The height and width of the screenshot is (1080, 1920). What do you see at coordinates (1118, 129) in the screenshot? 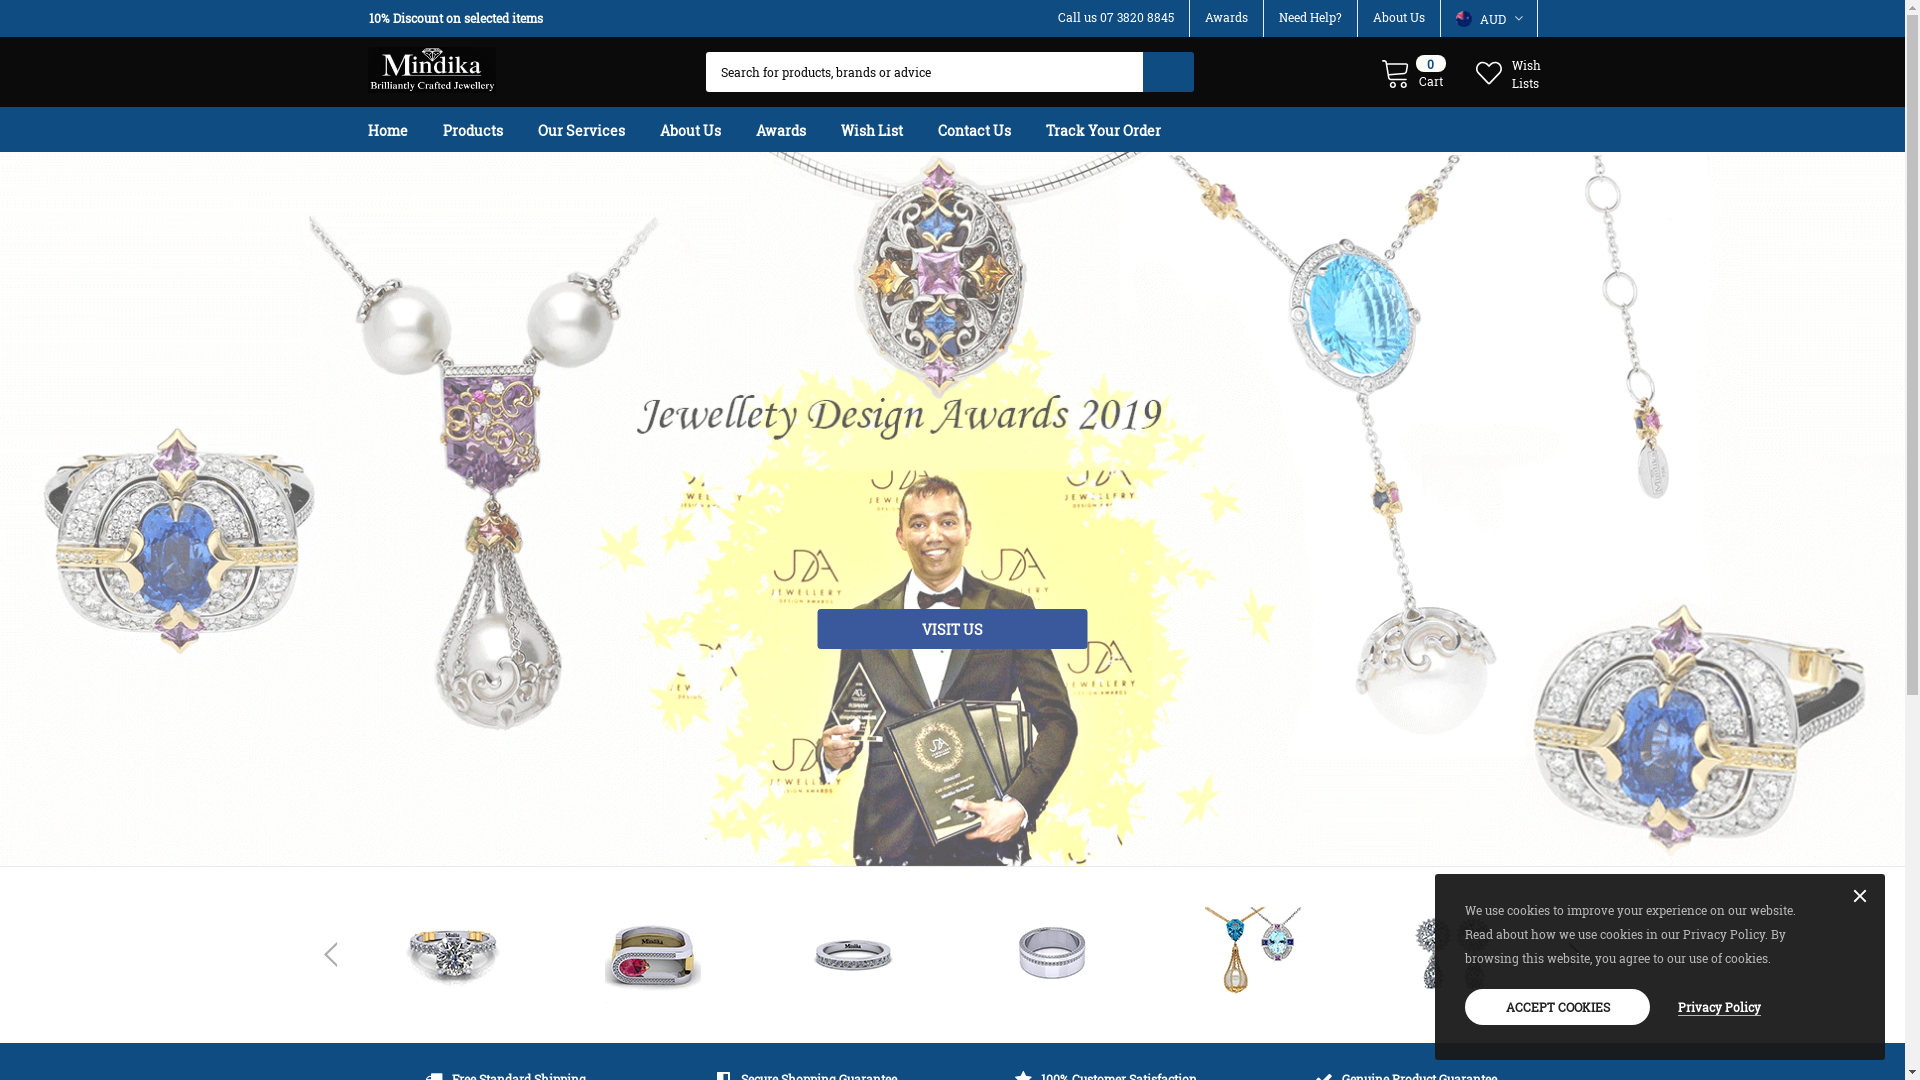
I see `'Track Your Order'` at bounding box center [1118, 129].